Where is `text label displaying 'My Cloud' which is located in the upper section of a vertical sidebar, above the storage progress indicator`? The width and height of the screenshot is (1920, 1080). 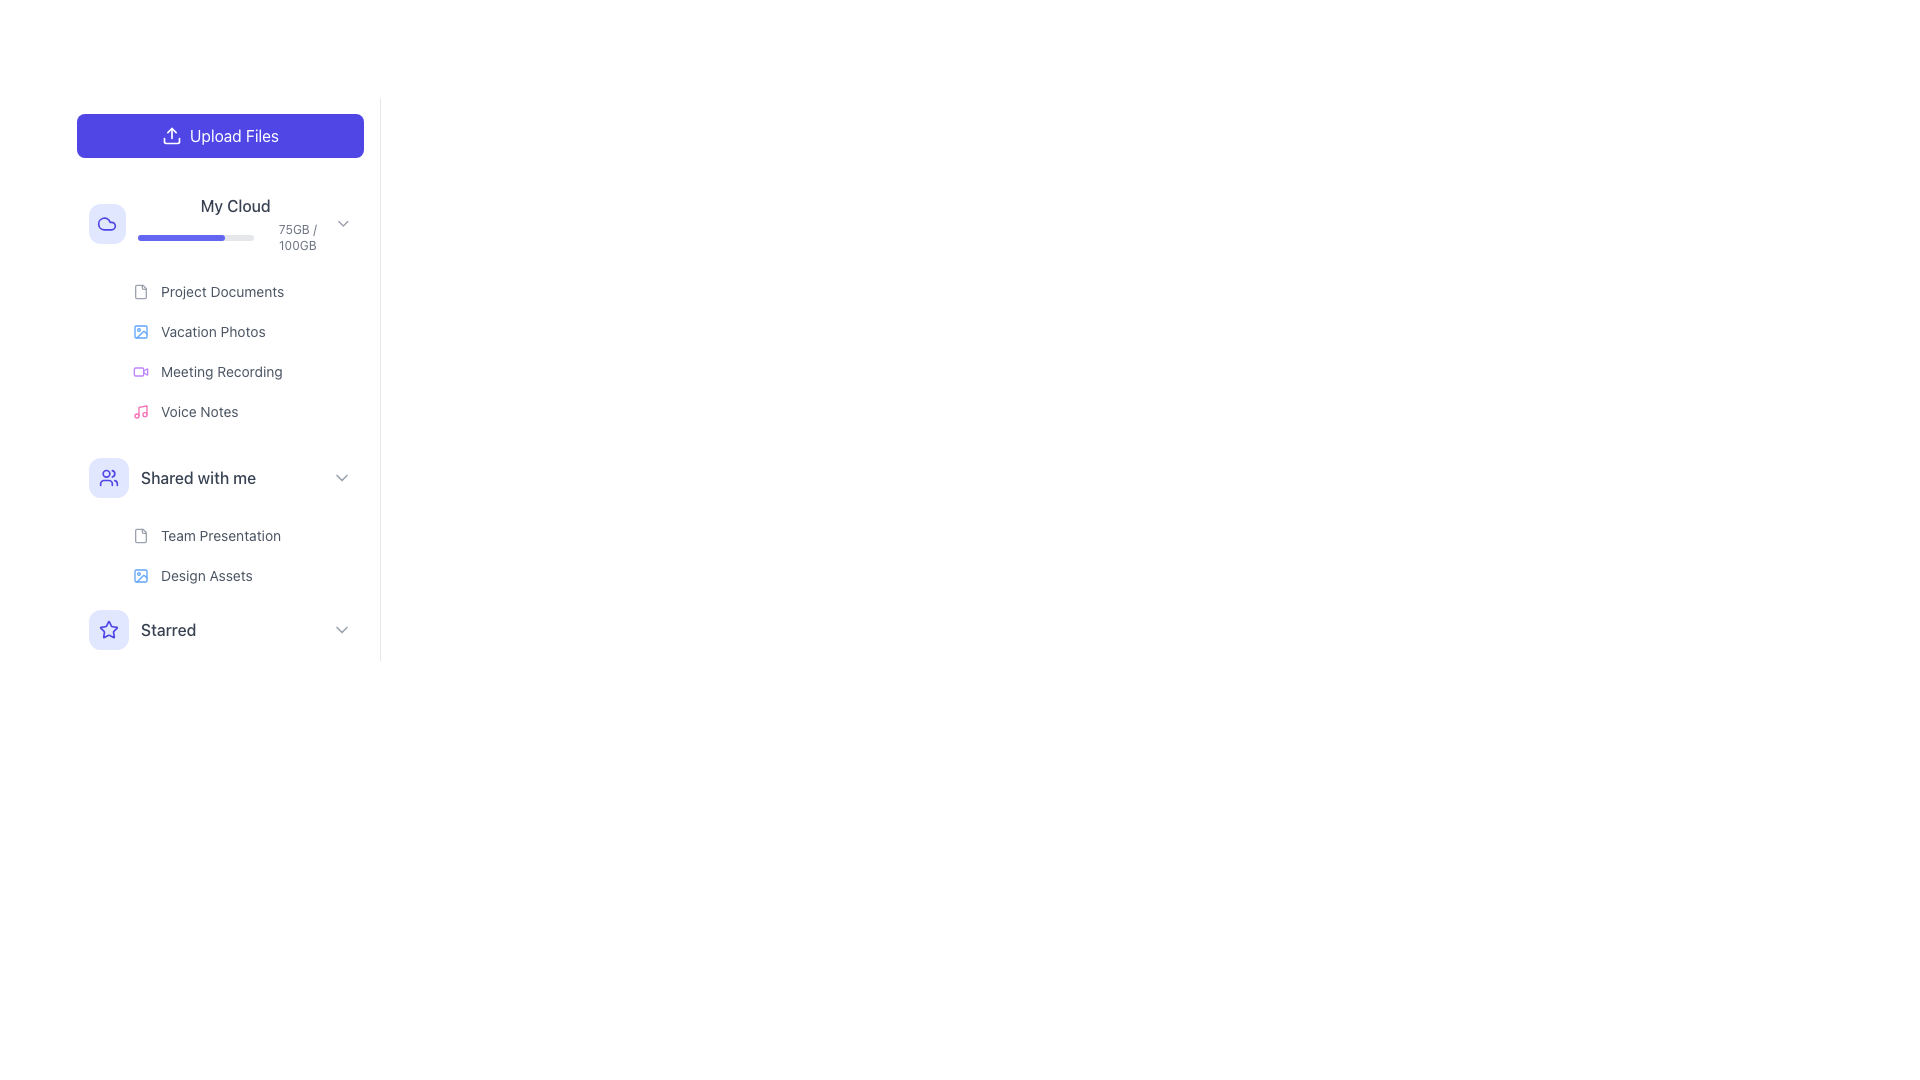
text label displaying 'My Cloud' which is located in the upper section of a vertical sidebar, above the storage progress indicator is located at coordinates (235, 205).